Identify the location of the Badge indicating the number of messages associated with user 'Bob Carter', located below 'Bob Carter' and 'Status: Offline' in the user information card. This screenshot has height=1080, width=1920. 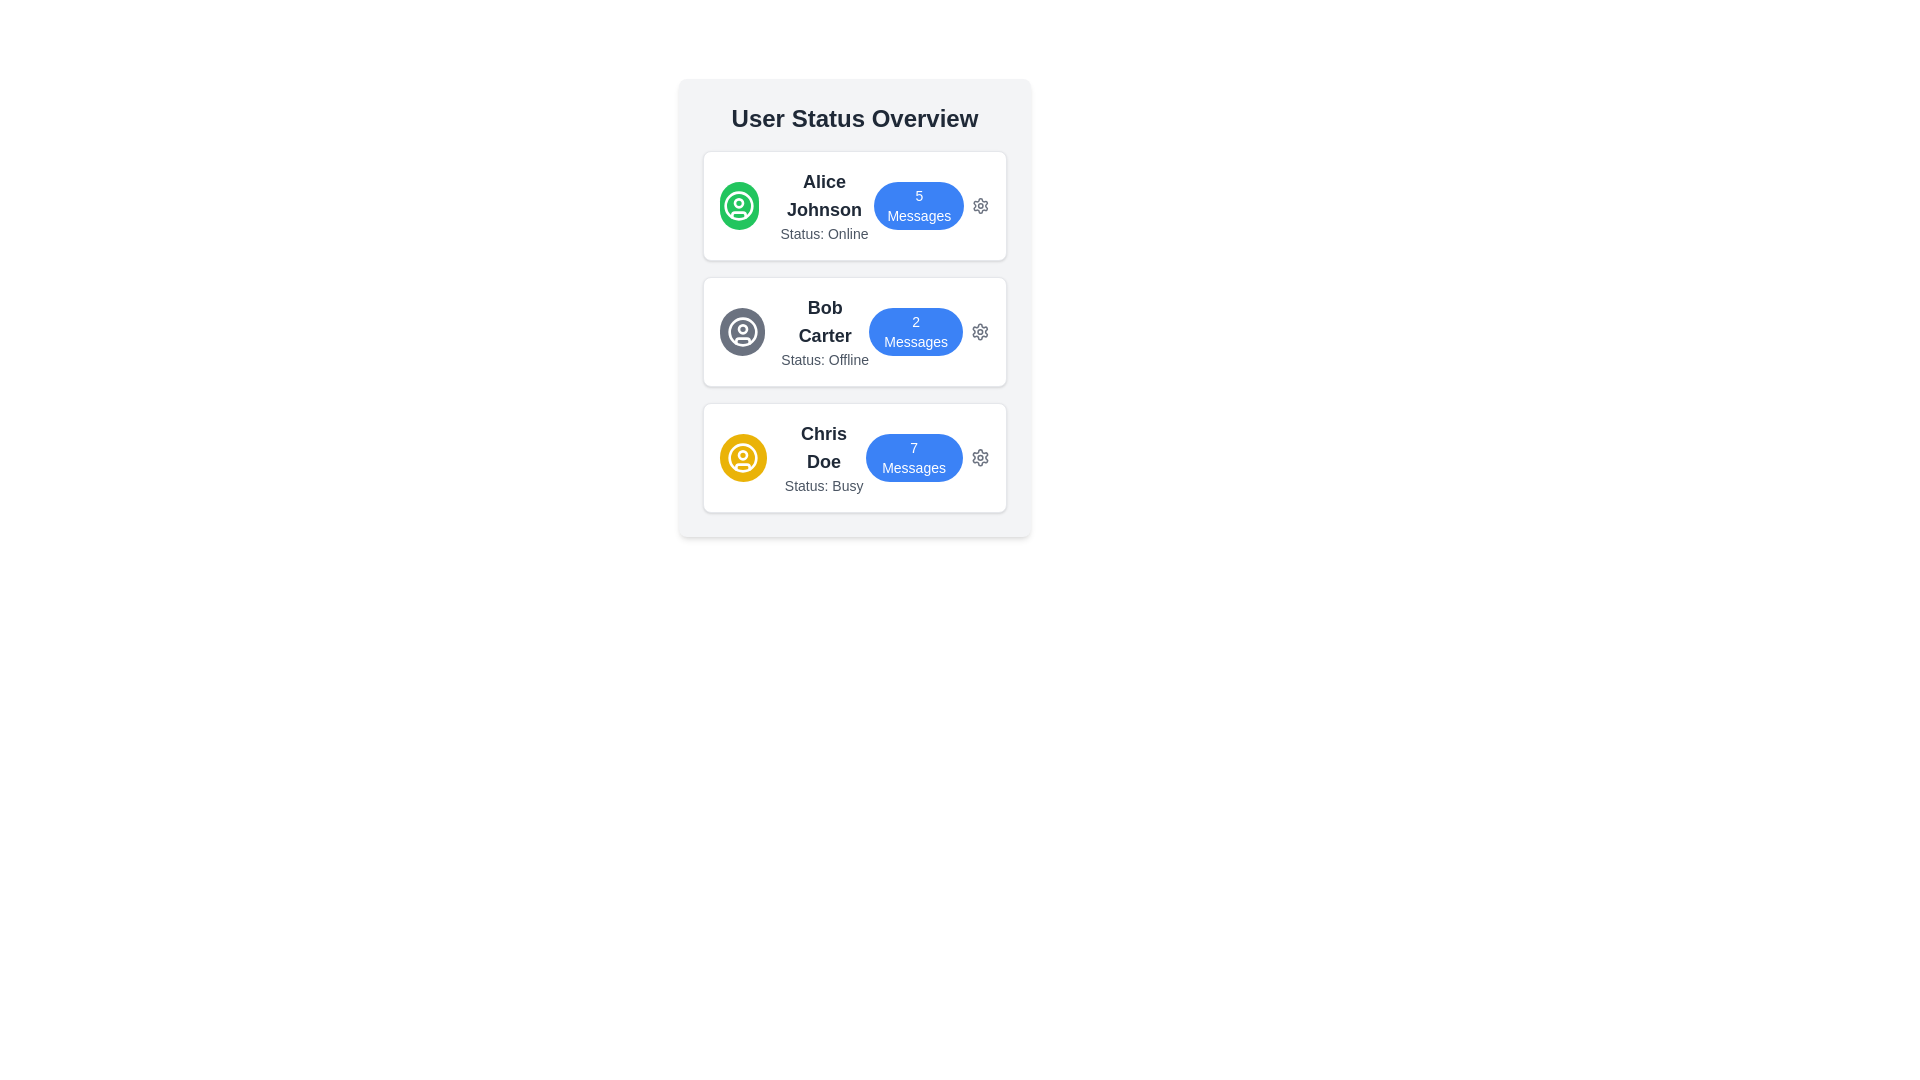
(928, 330).